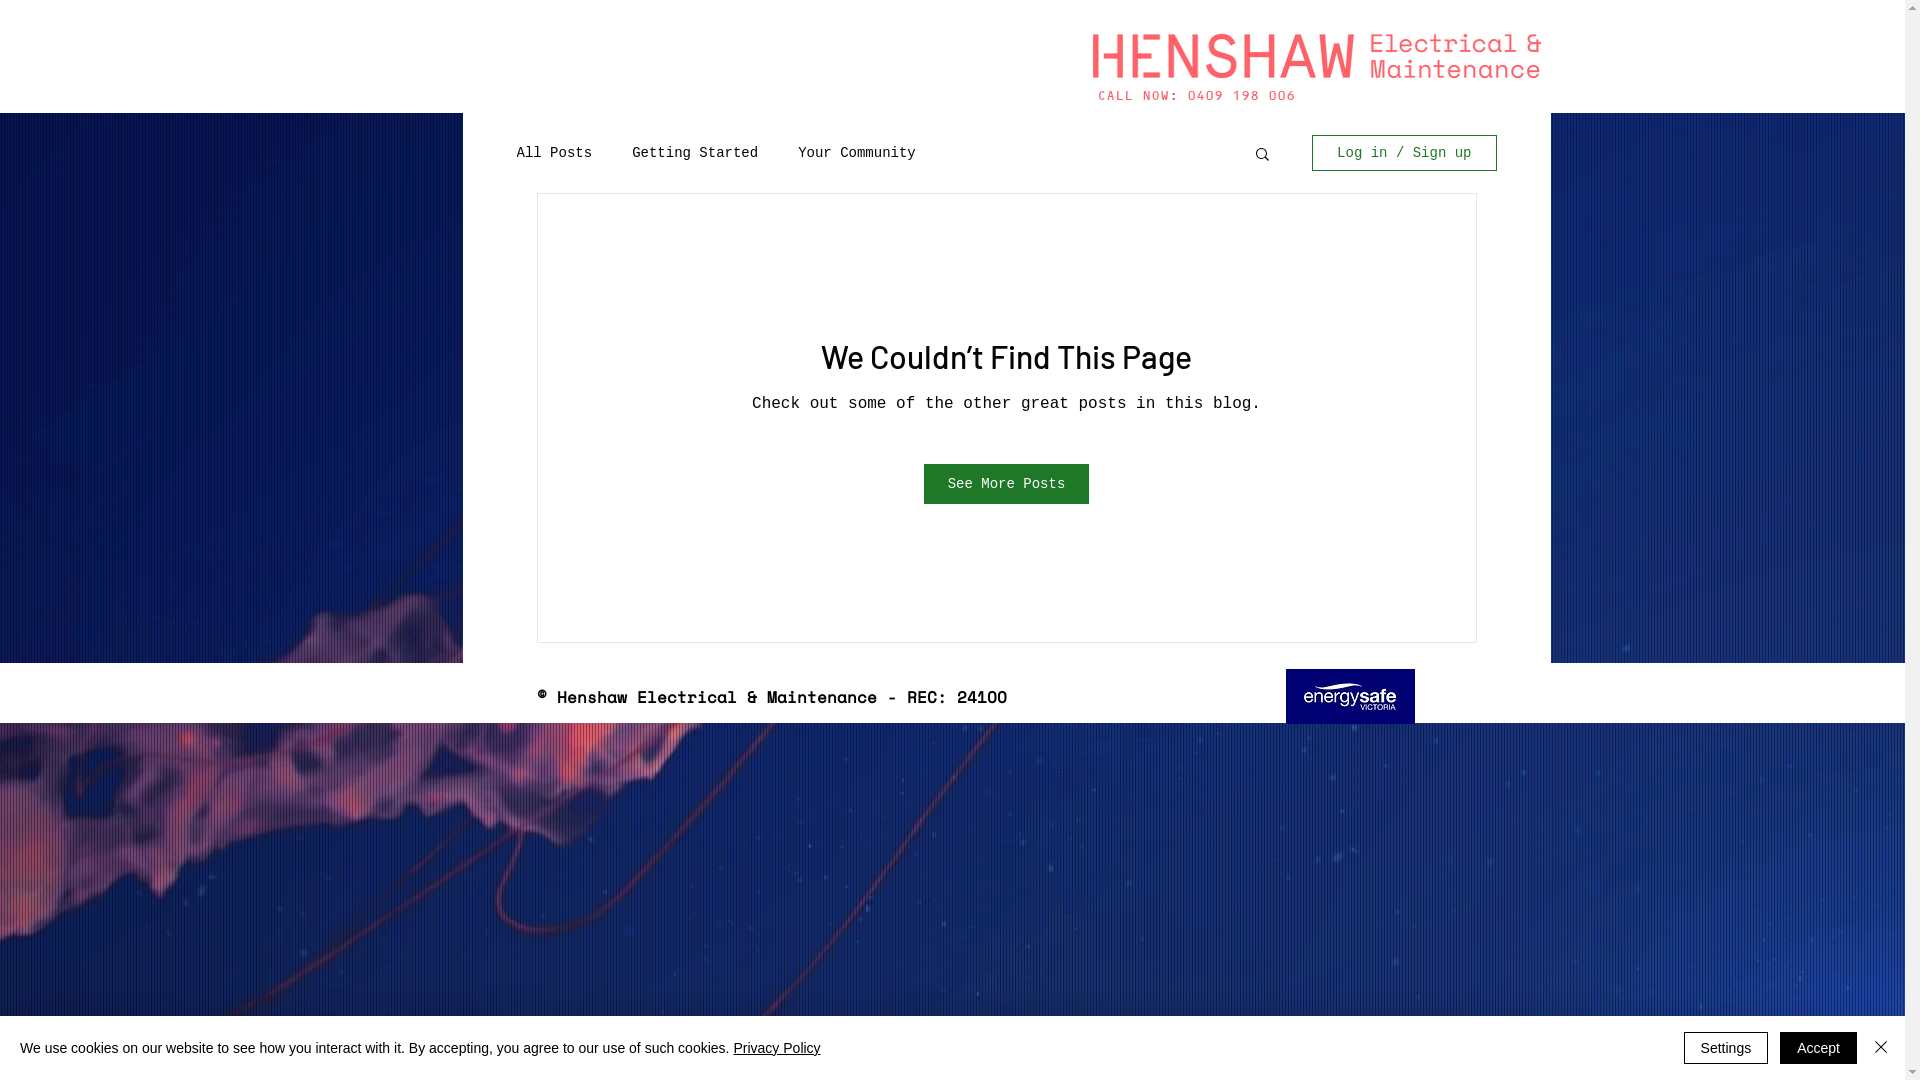 The width and height of the screenshot is (1920, 1080). What do you see at coordinates (1725, 1047) in the screenshot?
I see `'Settings'` at bounding box center [1725, 1047].